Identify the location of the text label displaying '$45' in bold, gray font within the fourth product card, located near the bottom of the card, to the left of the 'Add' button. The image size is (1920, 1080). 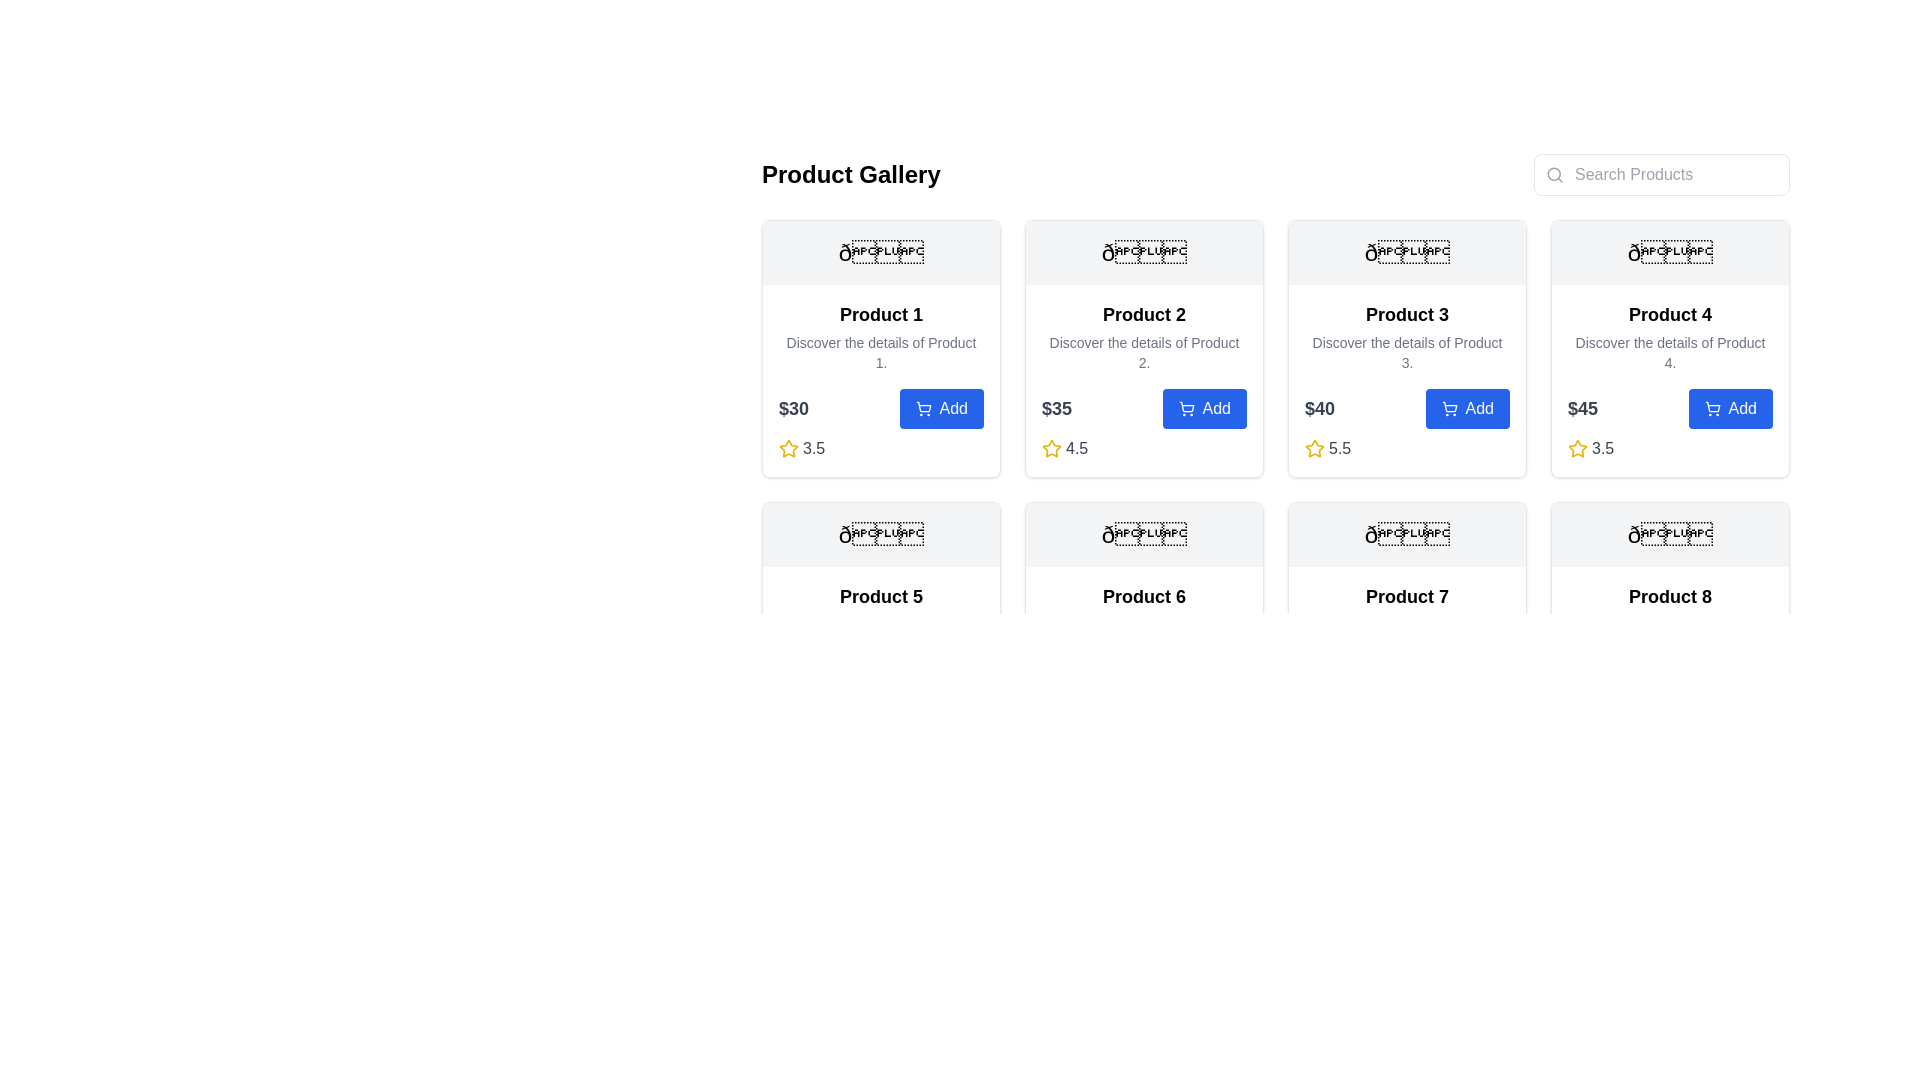
(1582, 407).